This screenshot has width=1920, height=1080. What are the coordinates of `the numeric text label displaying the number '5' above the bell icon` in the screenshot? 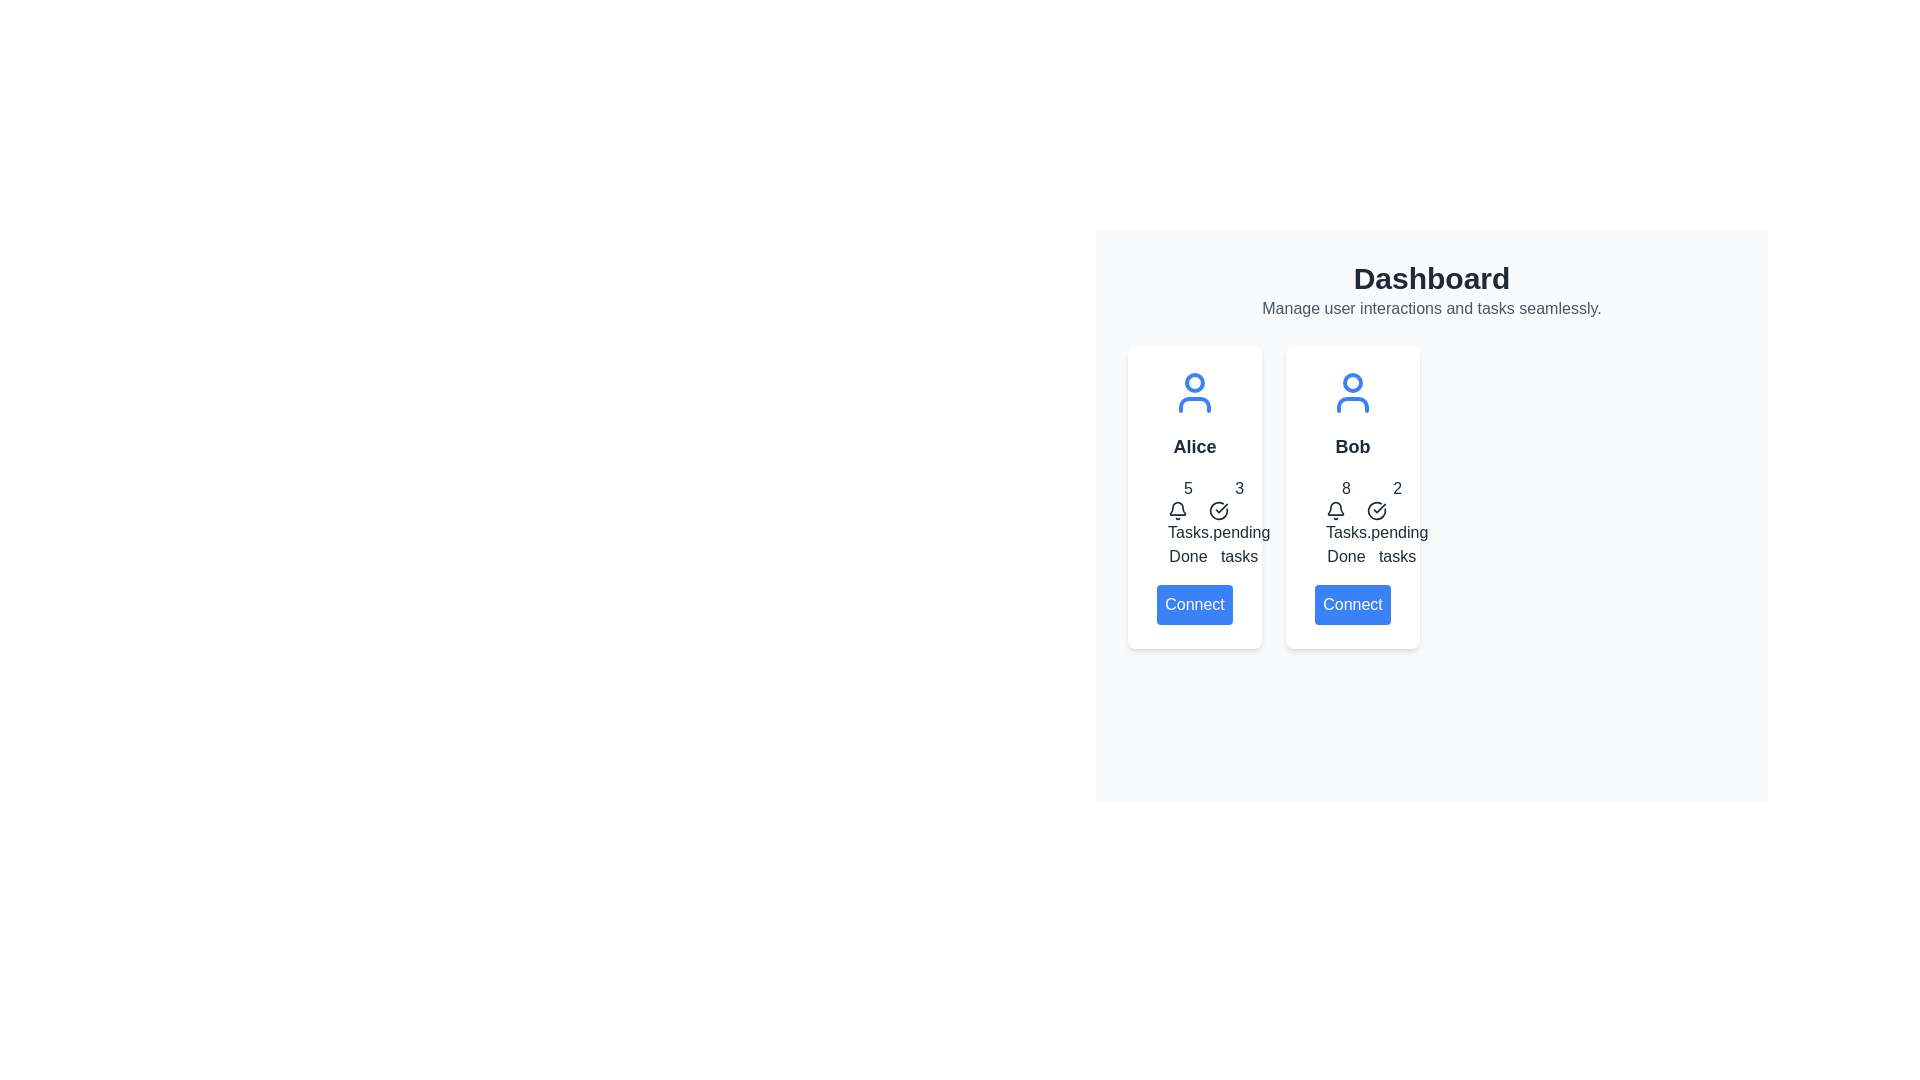 It's located at (1188, 489).